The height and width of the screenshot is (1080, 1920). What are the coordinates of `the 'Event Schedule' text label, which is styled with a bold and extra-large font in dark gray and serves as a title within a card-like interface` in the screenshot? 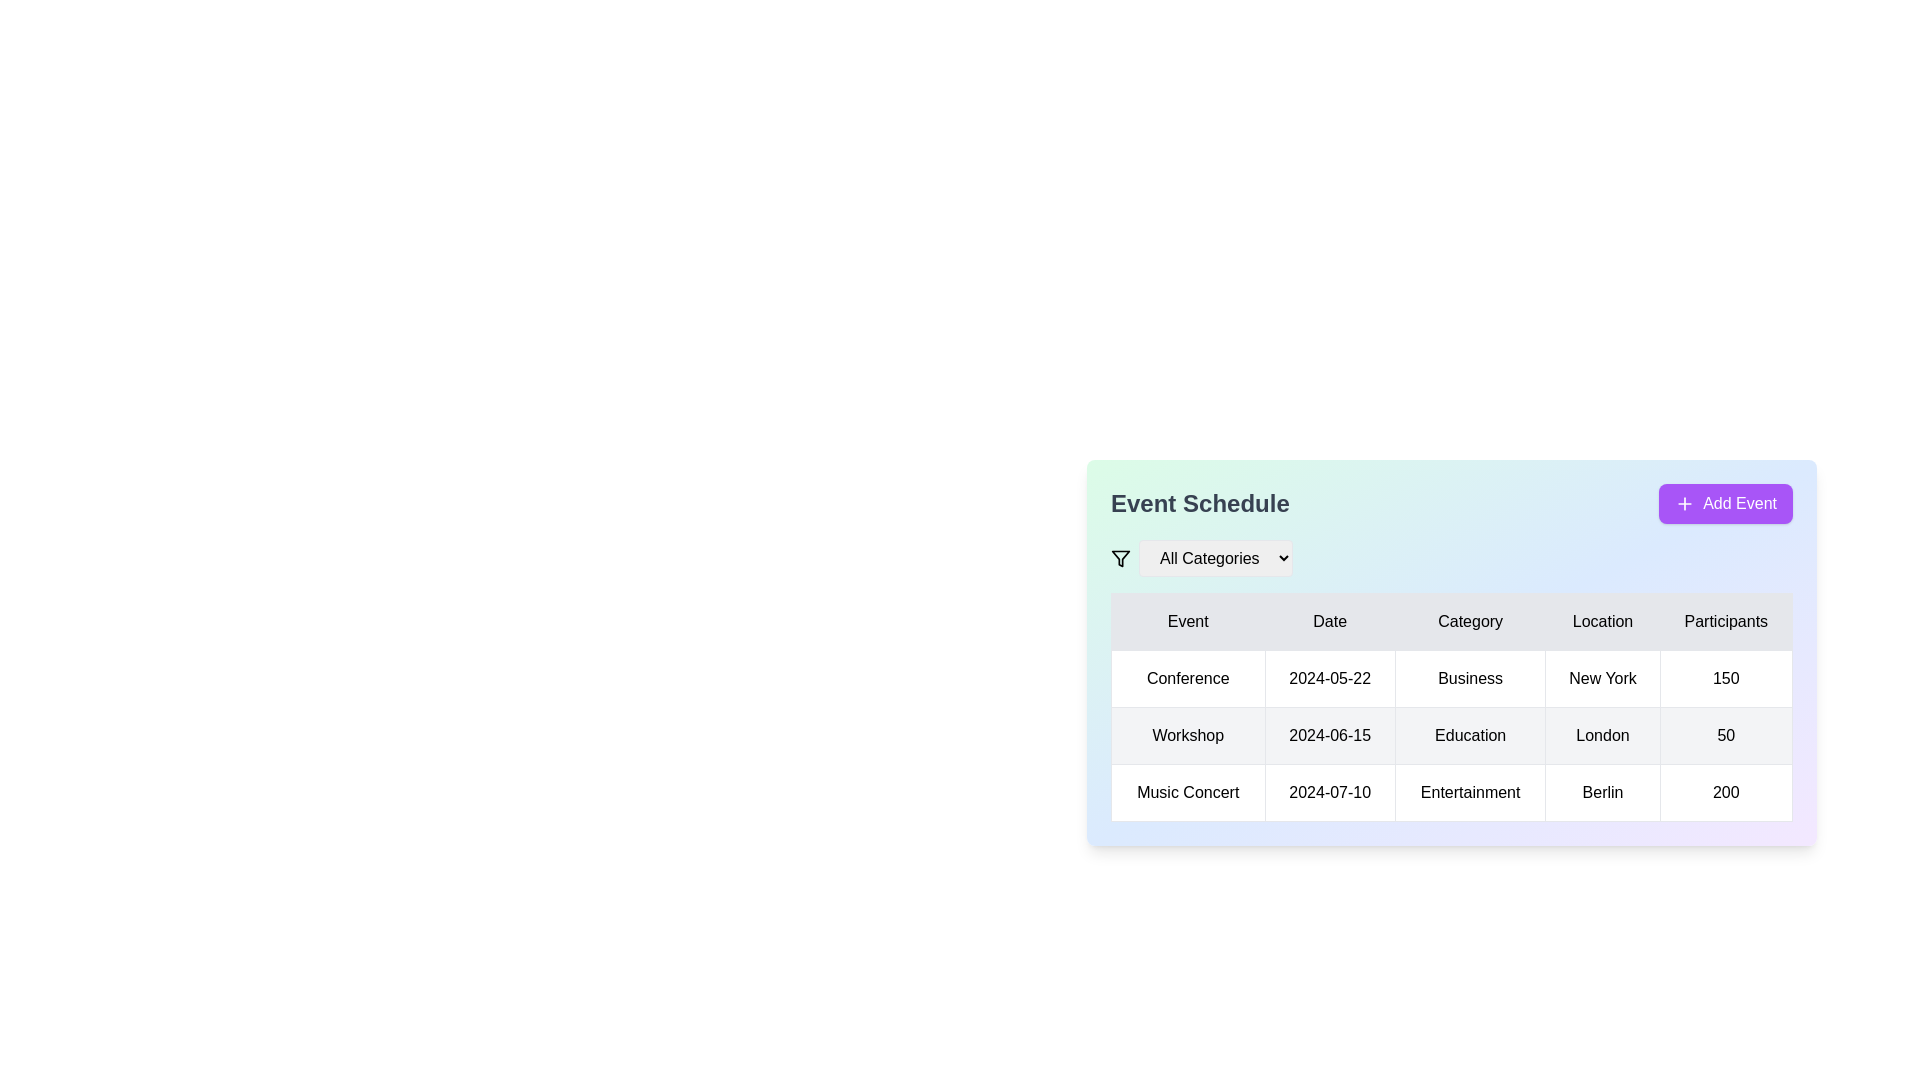 It's located at (1200, 503).